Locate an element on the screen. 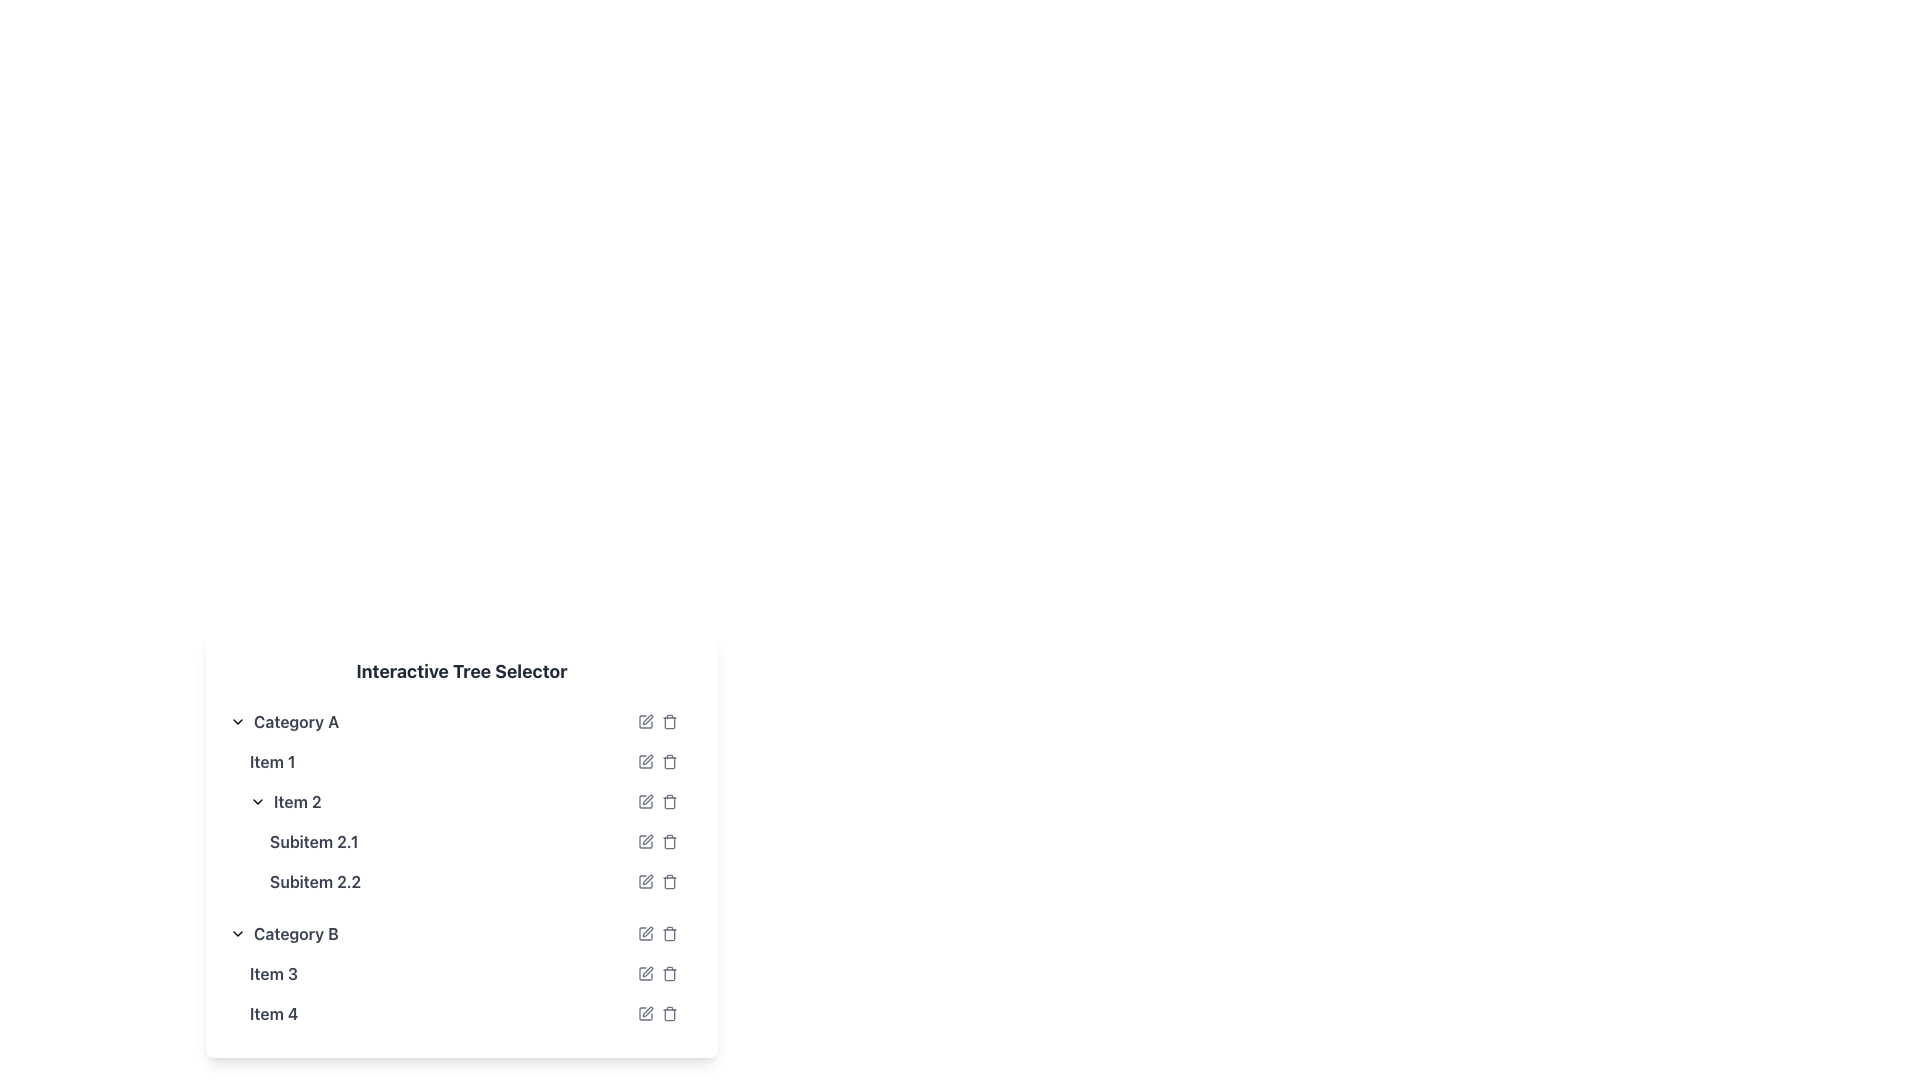  the 'Delete' button (Trash Icon) located to the right of 'Item 3' is located at coordinates (670, 973).